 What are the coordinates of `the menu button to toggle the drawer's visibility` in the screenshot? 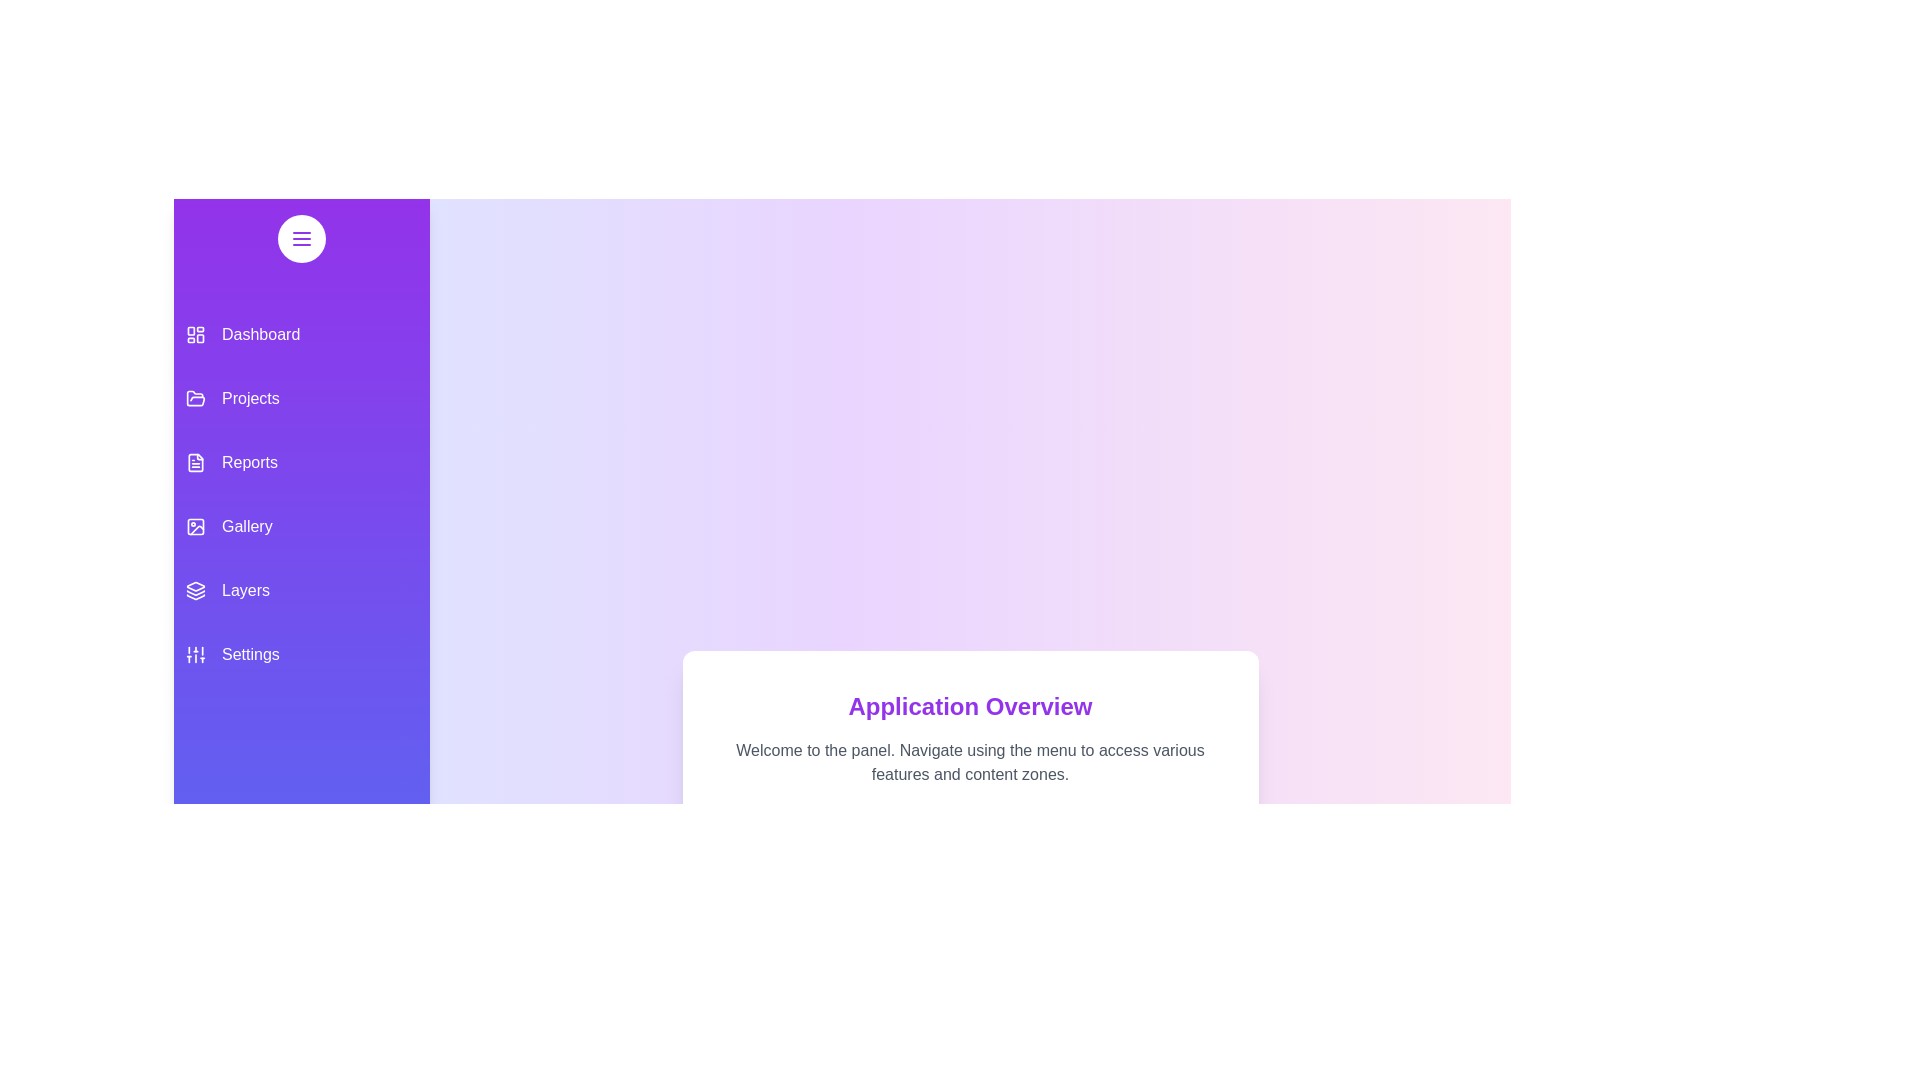 It's located at (301, 238).